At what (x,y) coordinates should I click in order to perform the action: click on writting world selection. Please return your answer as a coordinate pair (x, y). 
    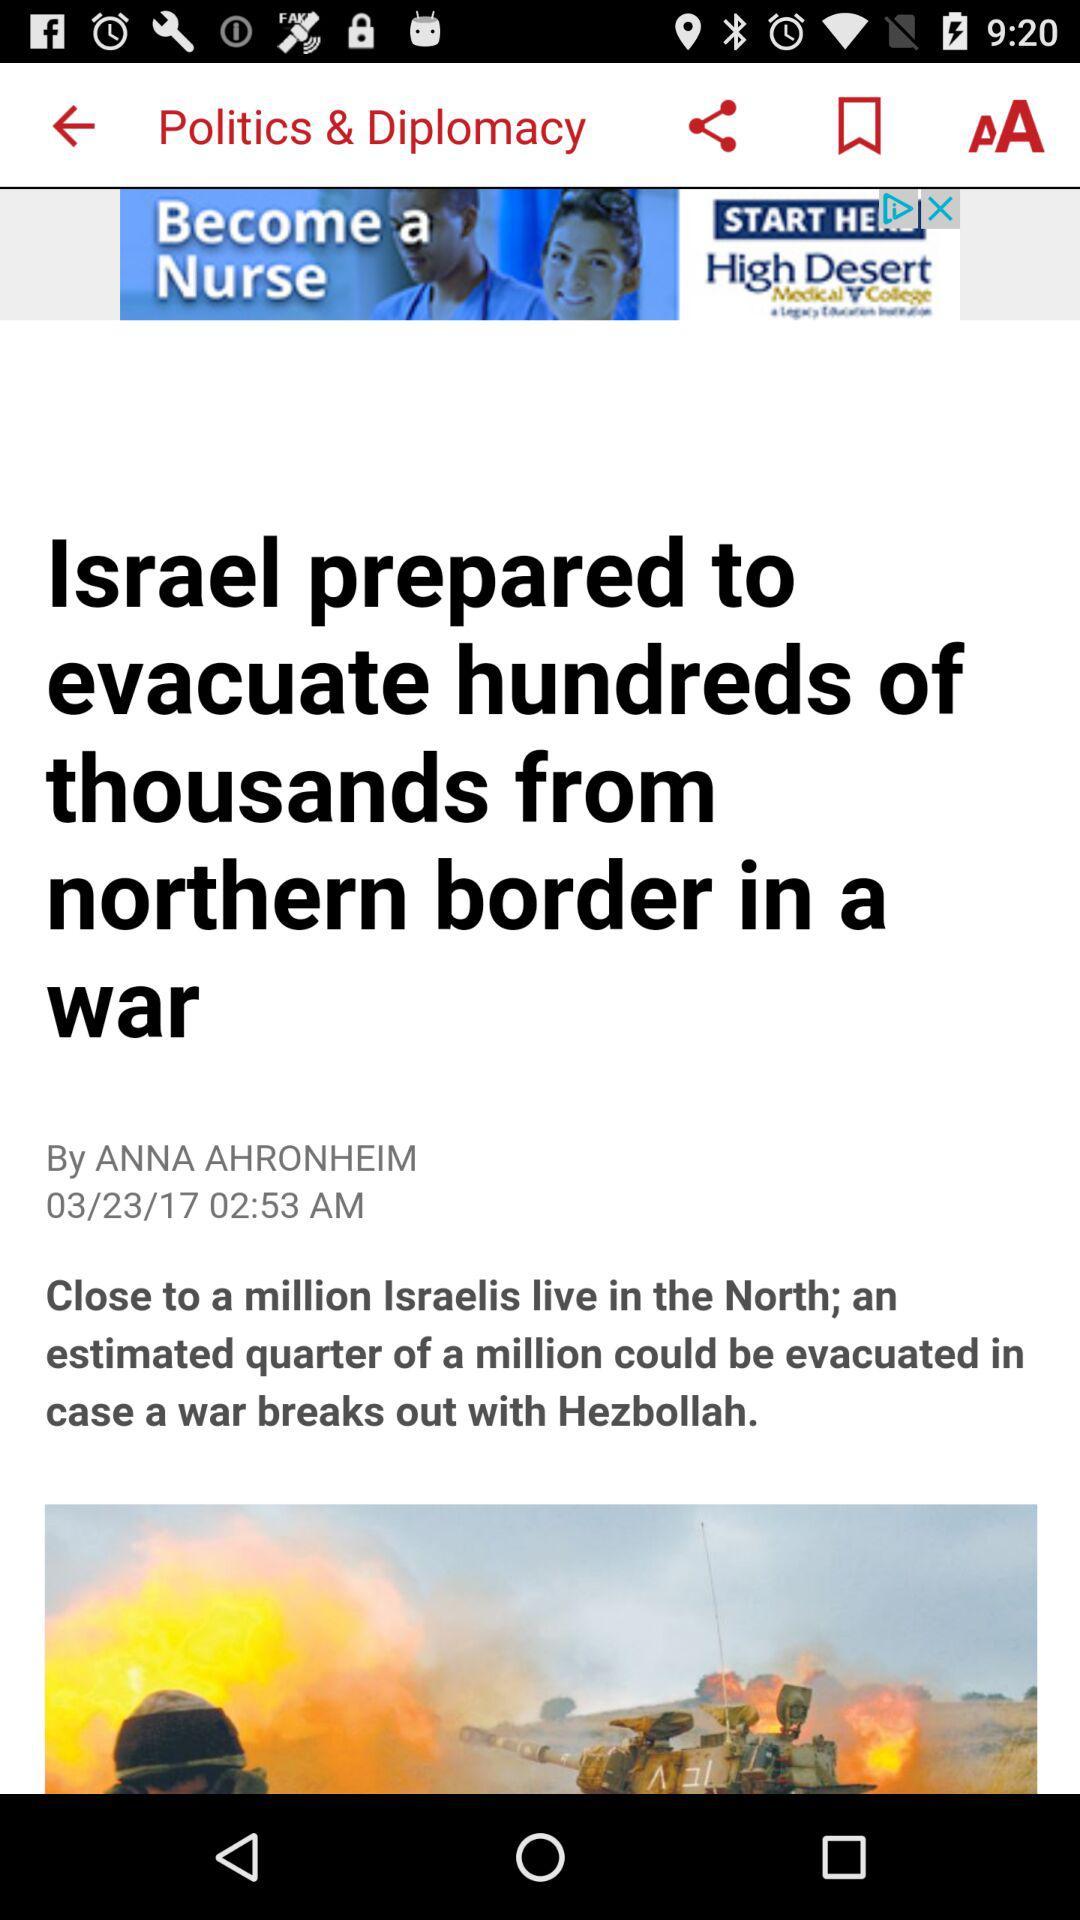
    Looking at the image, I should click on (1006, 124).